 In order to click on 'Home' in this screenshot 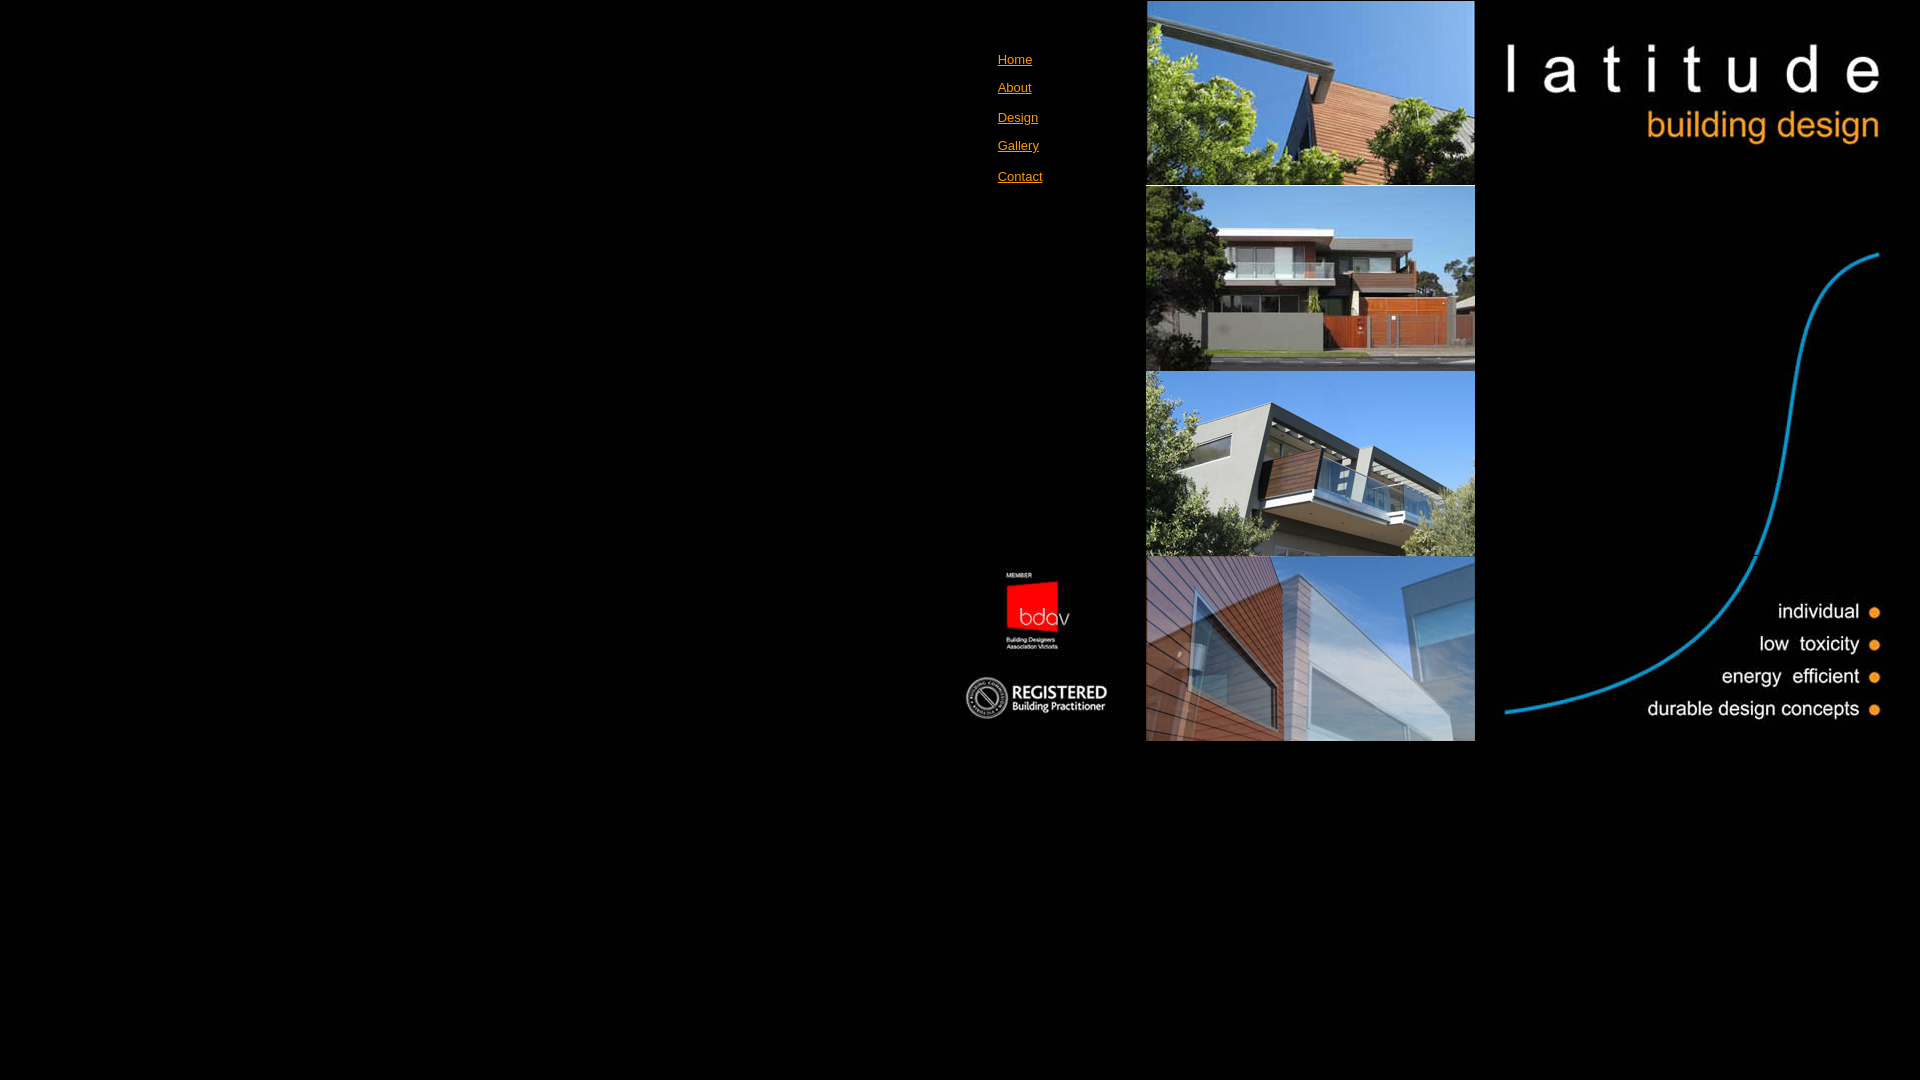, I will do `click(1015, 58)`.